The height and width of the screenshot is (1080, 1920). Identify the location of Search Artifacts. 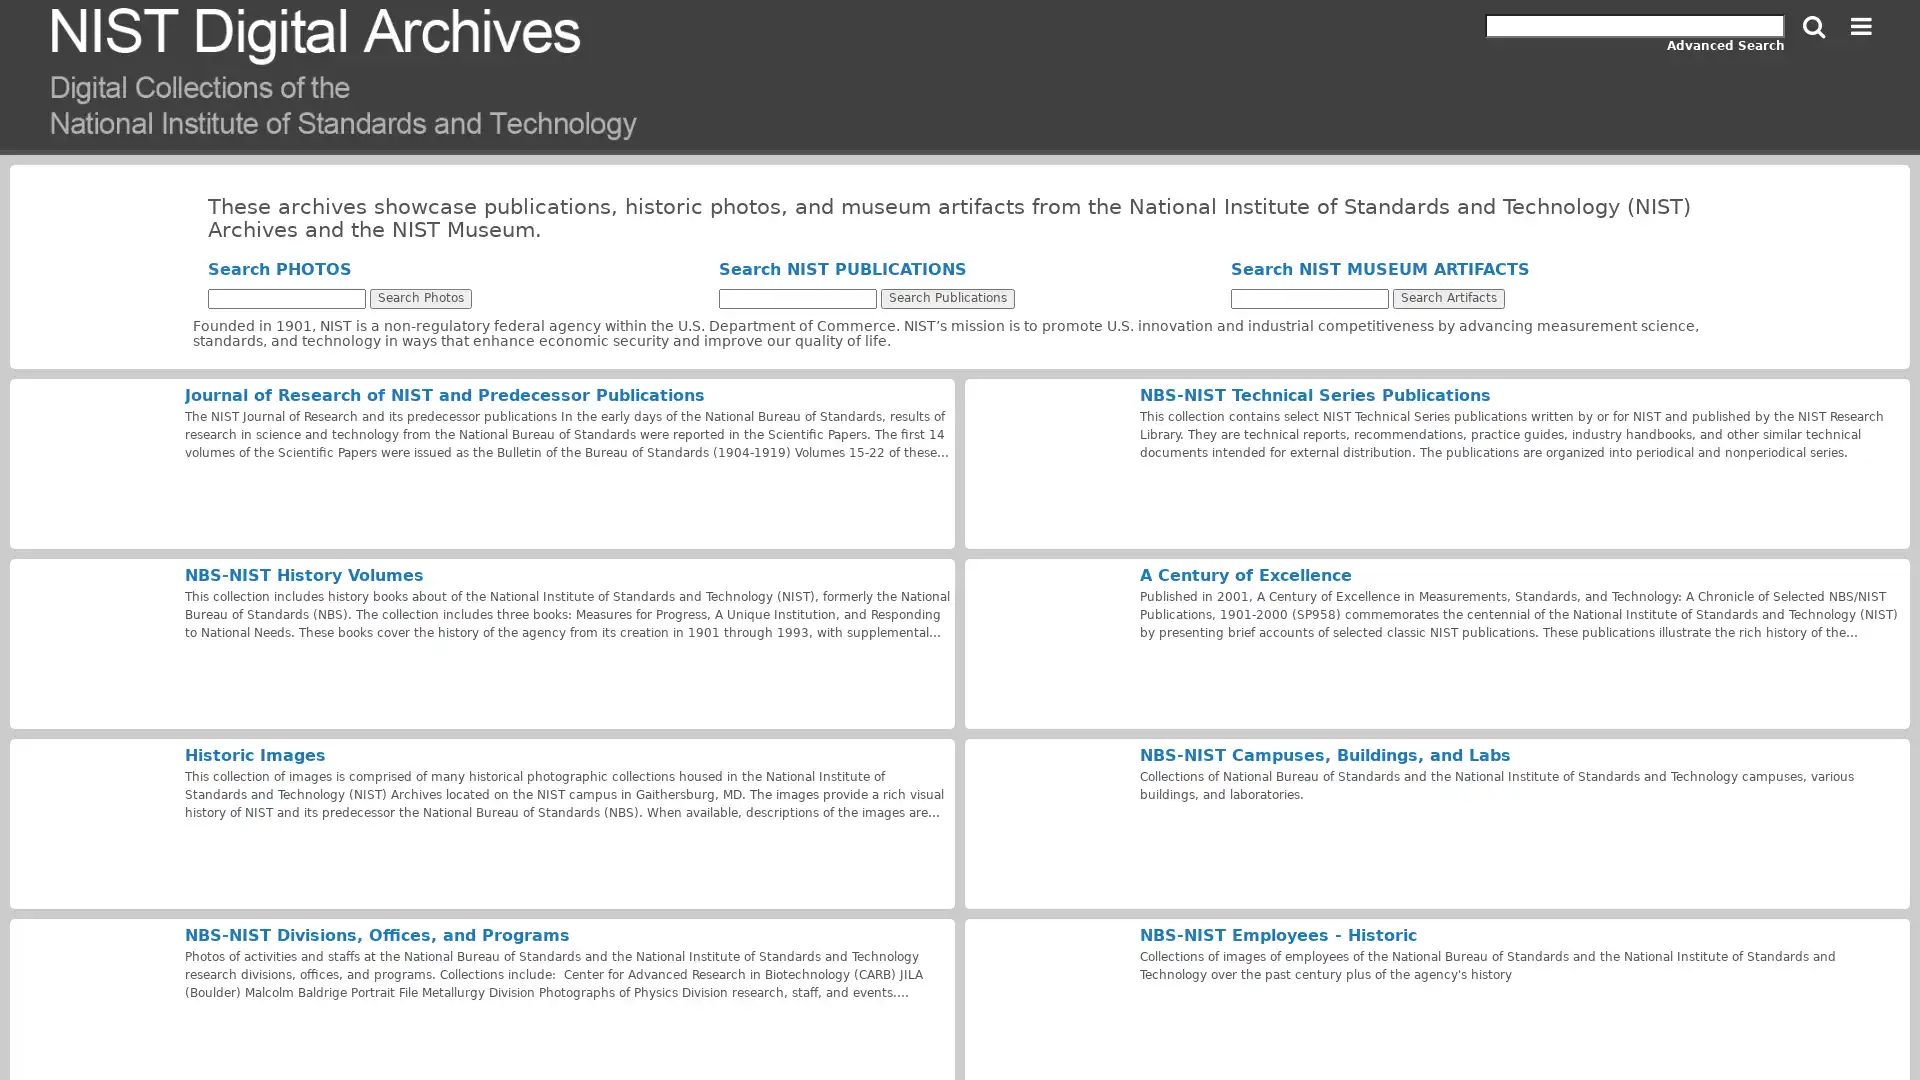
(1448, 297).